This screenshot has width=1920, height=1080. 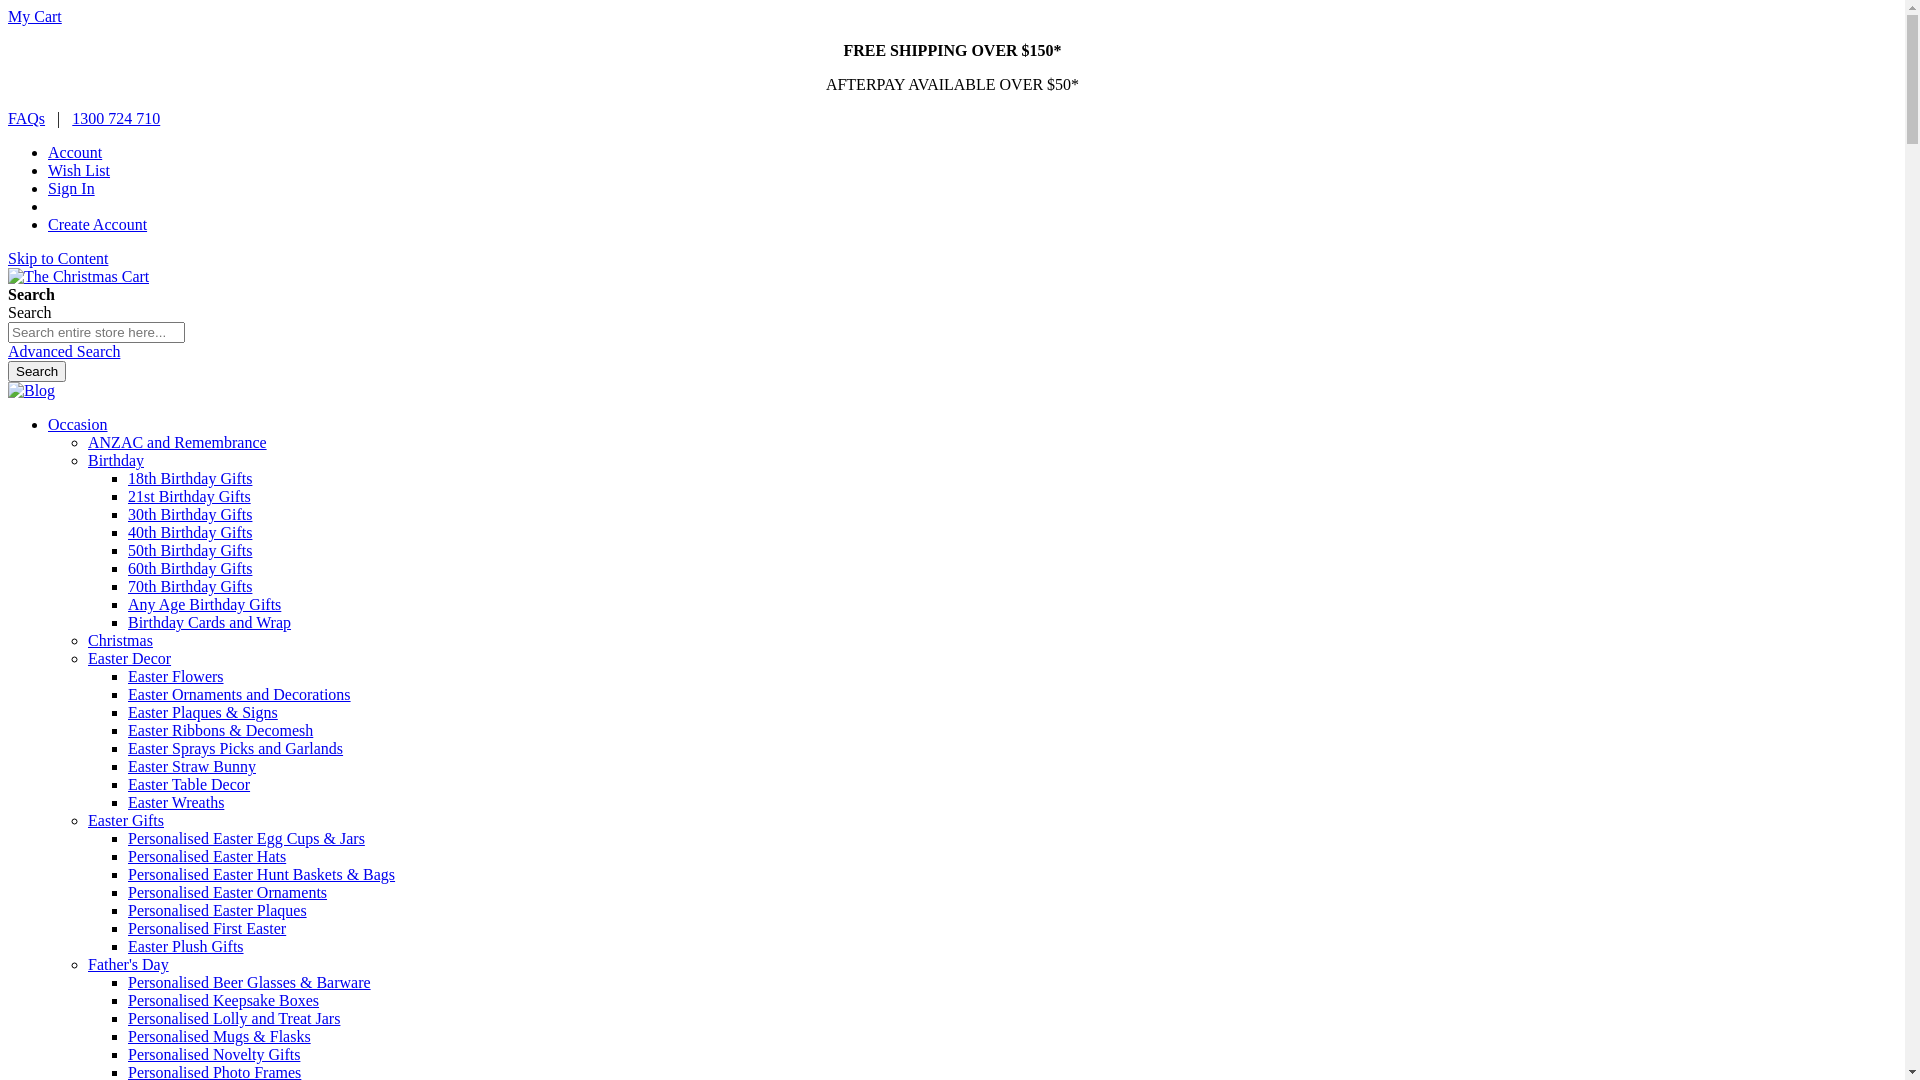 What do you see at coordinates (227, 891) in the screenshot?
I see `'Personalised Easter Ornaments'` at bounding box center [227, 891].